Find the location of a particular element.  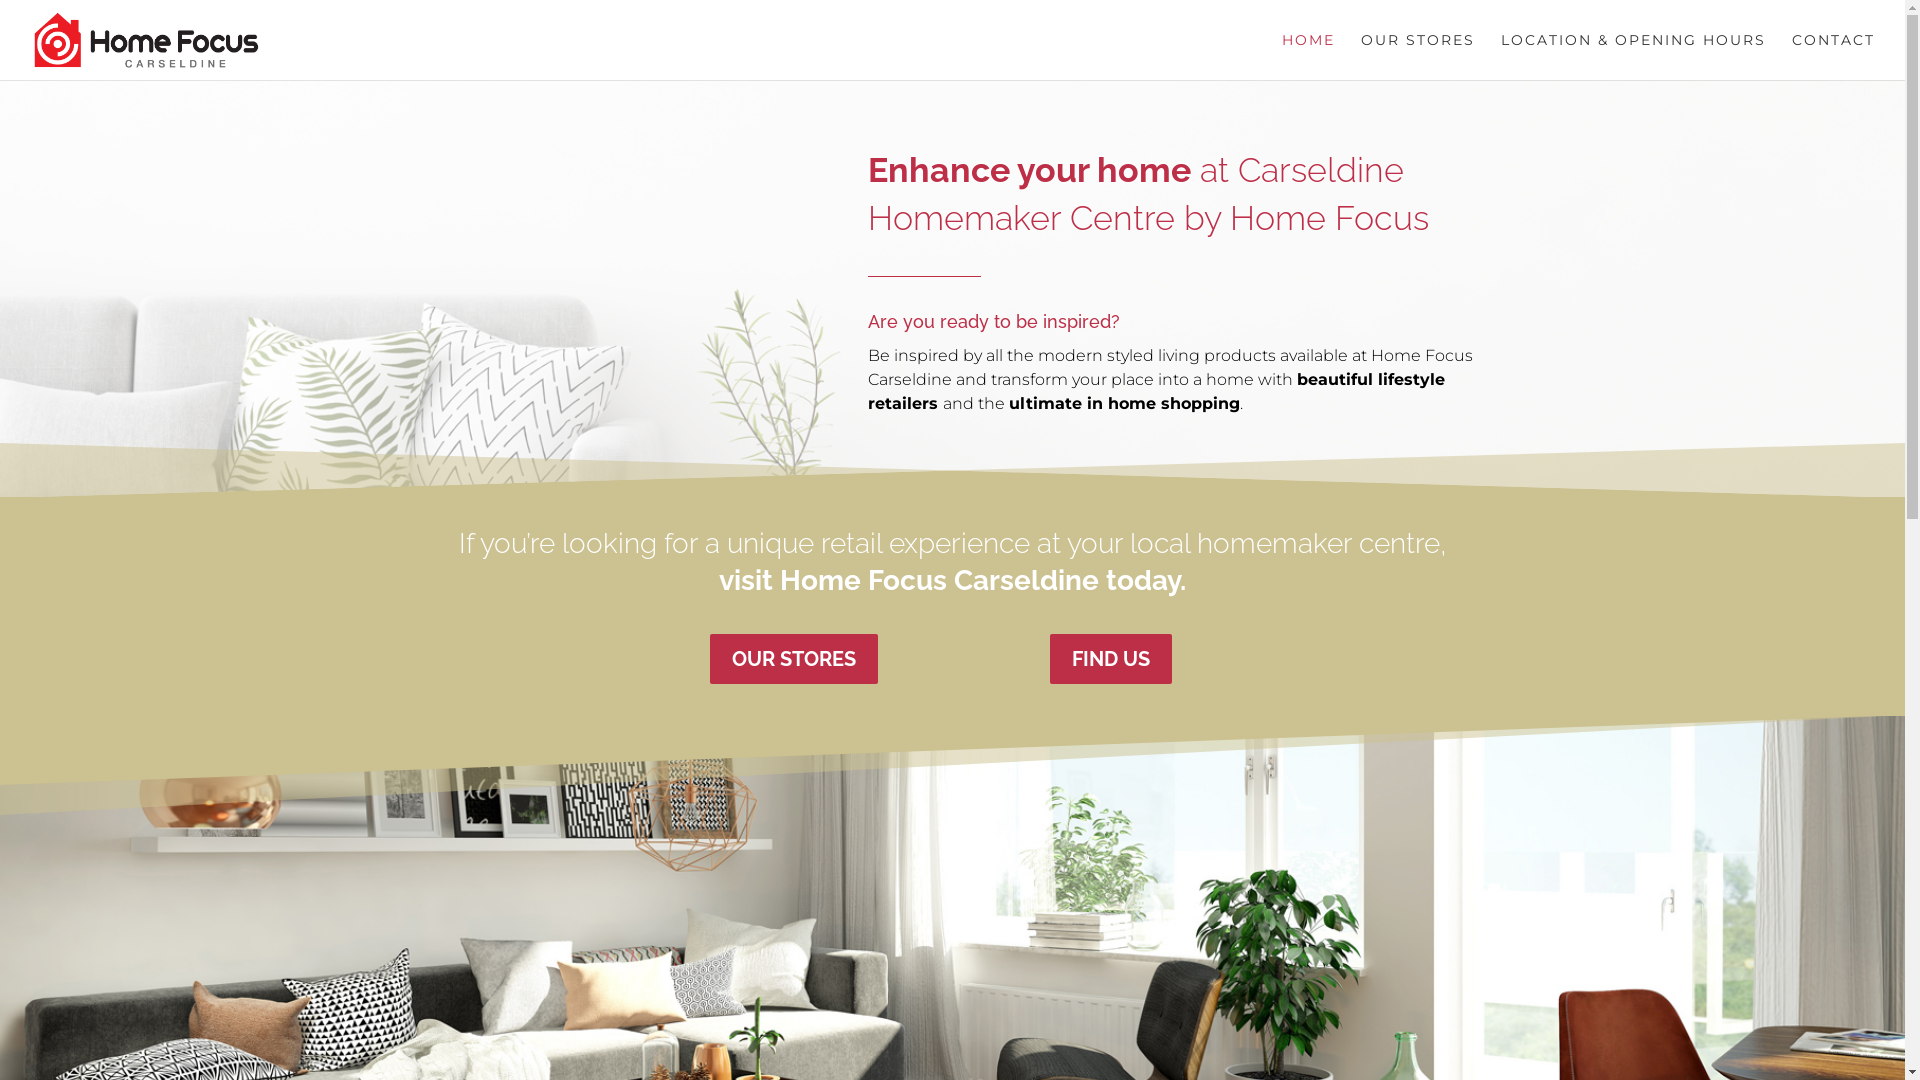

'LOCATION & OPENING HOURS' is located at coordinates (1633, 55).